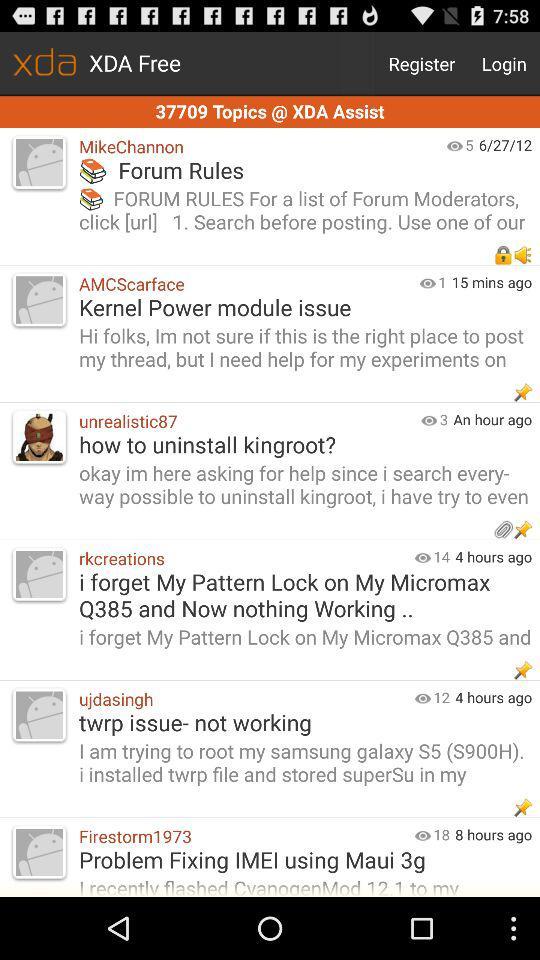  I want to click on ujdasingh app, so click(242, 698).